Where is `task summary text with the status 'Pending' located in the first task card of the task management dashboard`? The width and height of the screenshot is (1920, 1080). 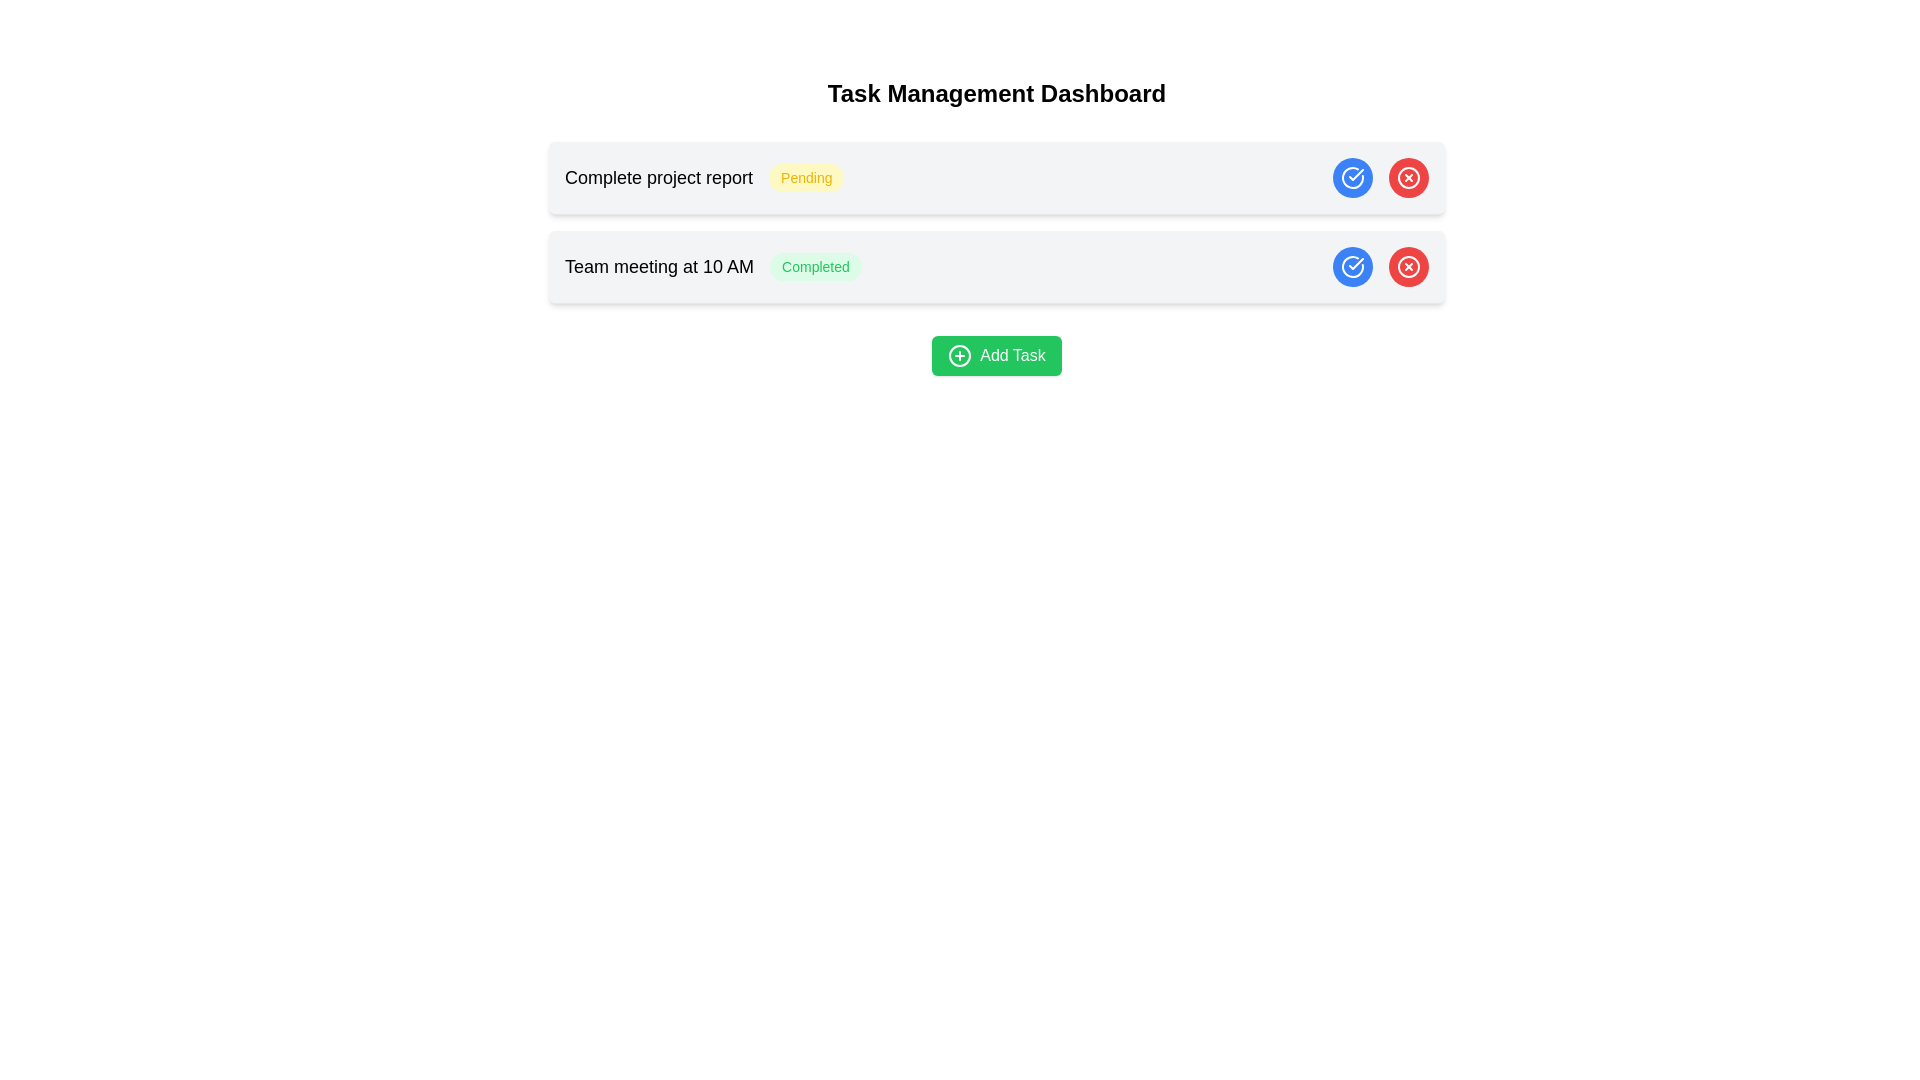 task summary text with the status 'Pending' located in the first task card of the task management dashboard is located at coordinates (704, 176).